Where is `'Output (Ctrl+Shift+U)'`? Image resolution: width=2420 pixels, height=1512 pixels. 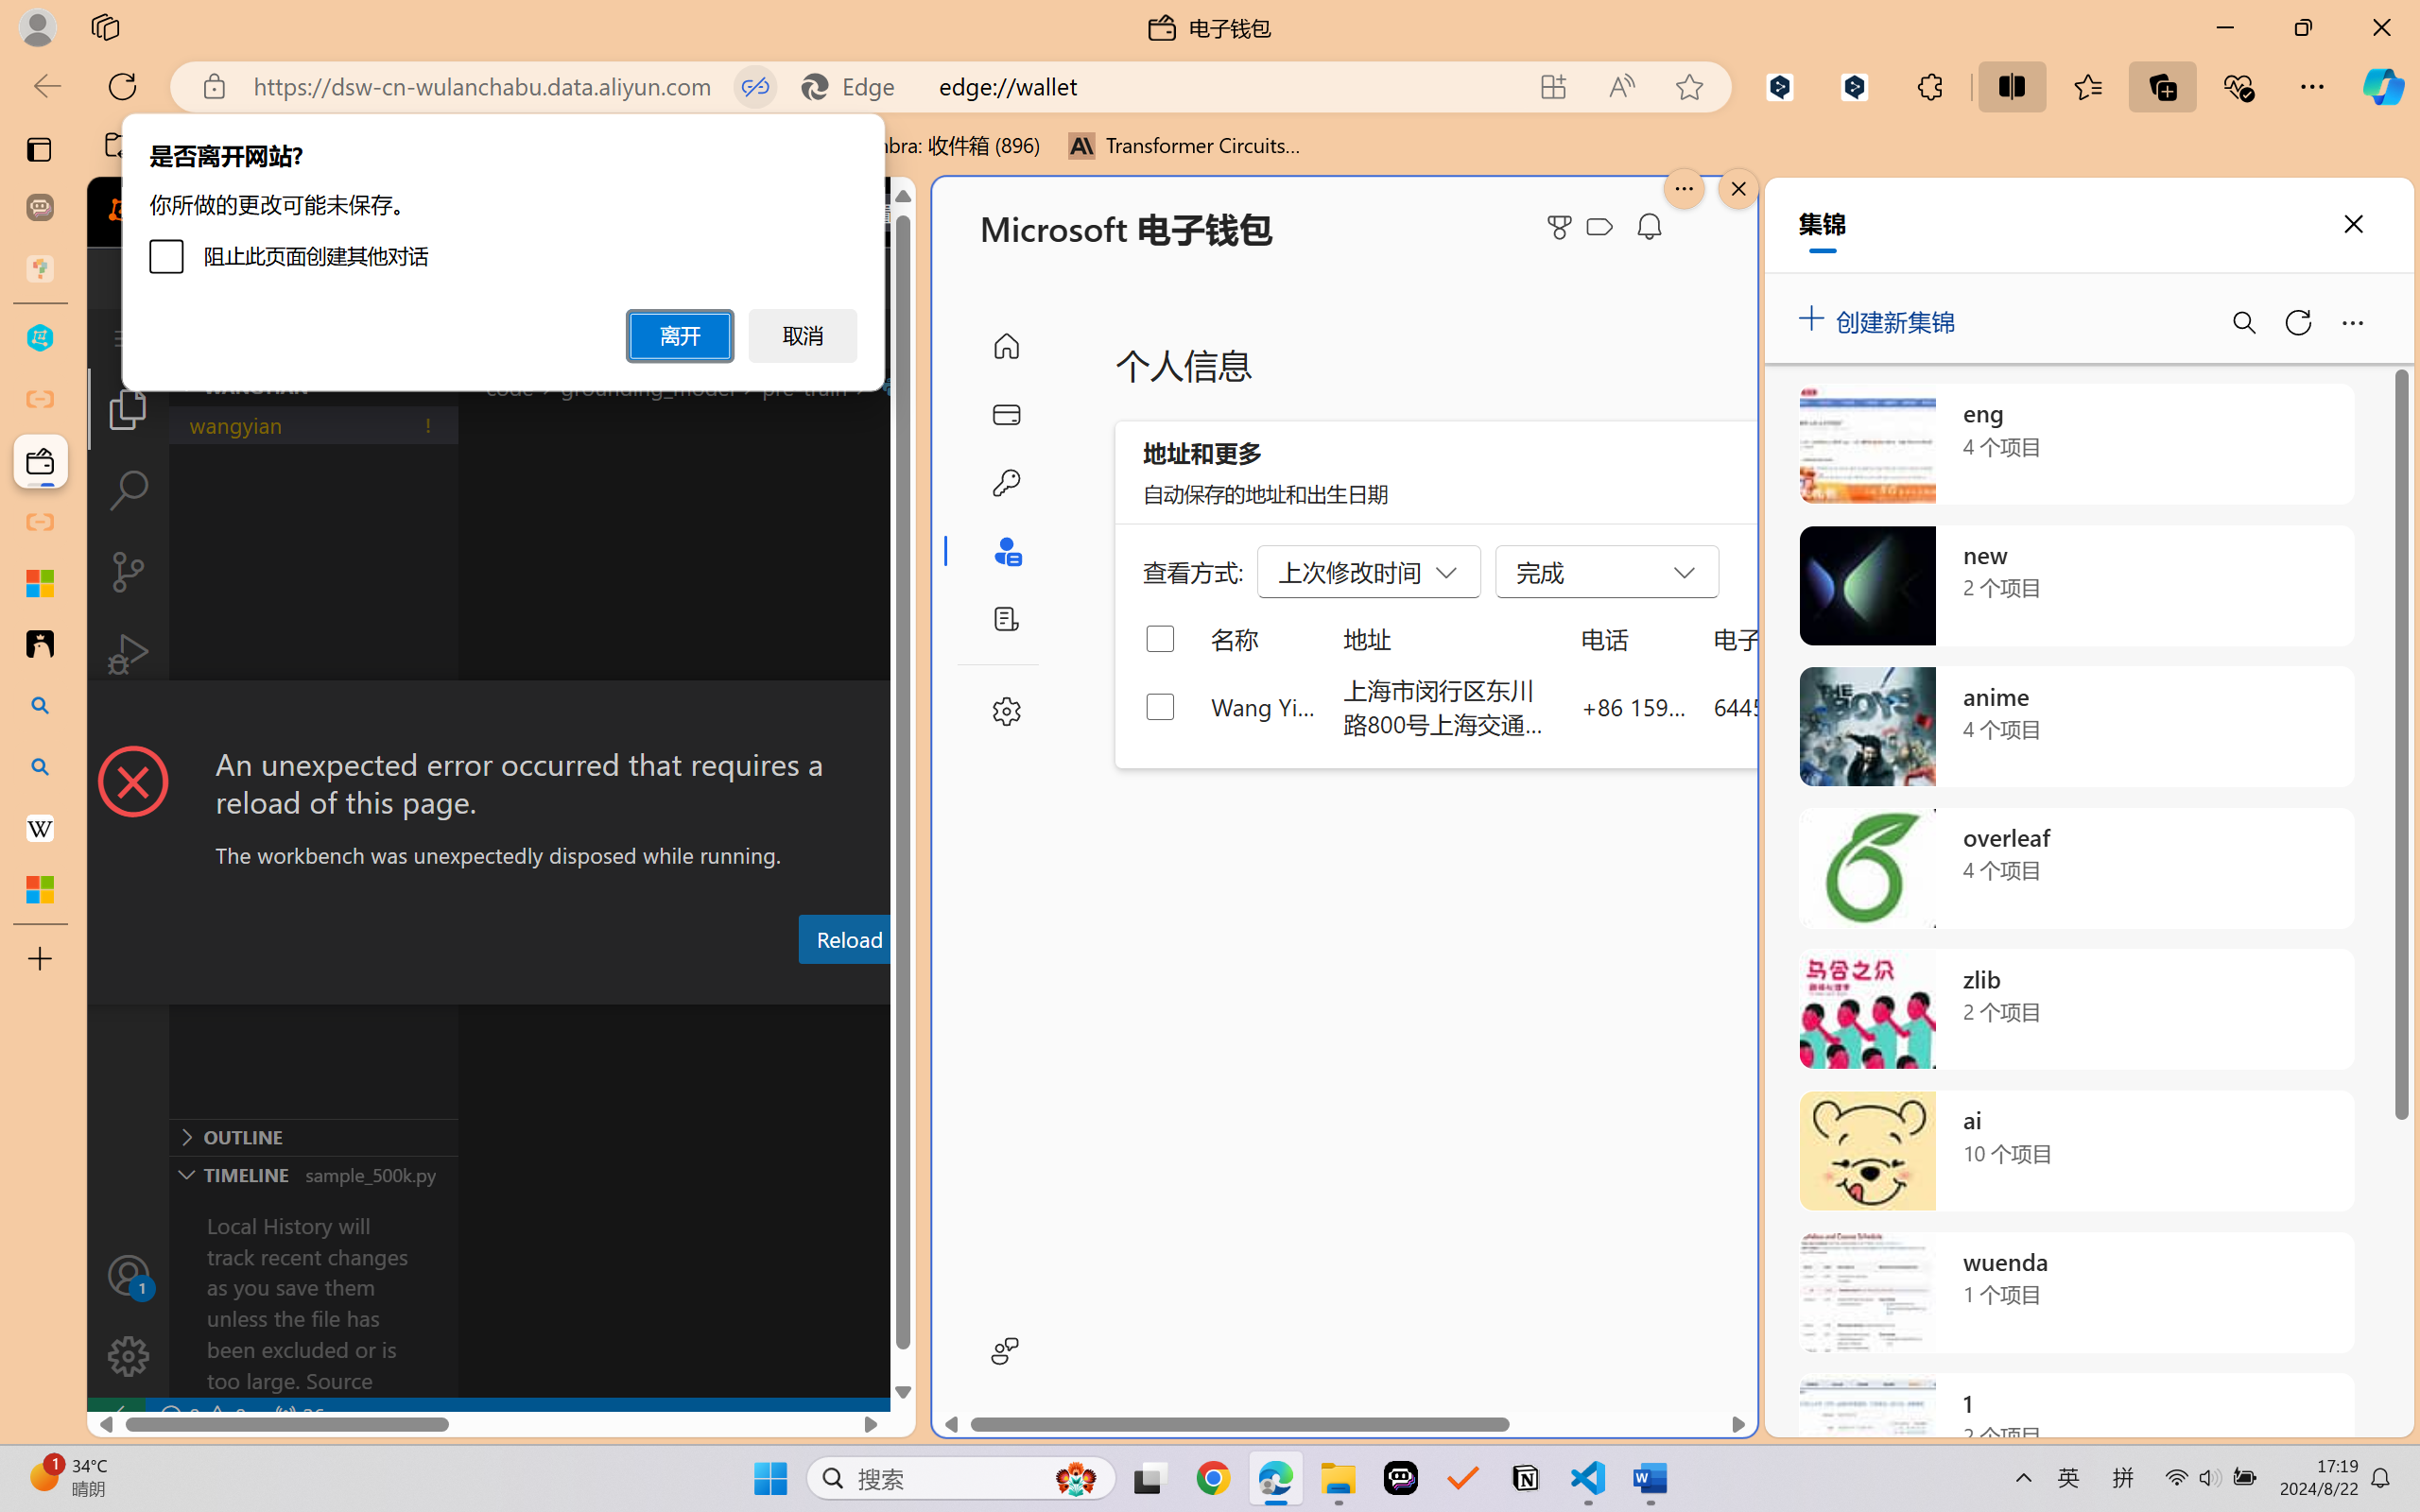 'Output (Ctrl+Shift+U)' is located at coordinates (657, 986).